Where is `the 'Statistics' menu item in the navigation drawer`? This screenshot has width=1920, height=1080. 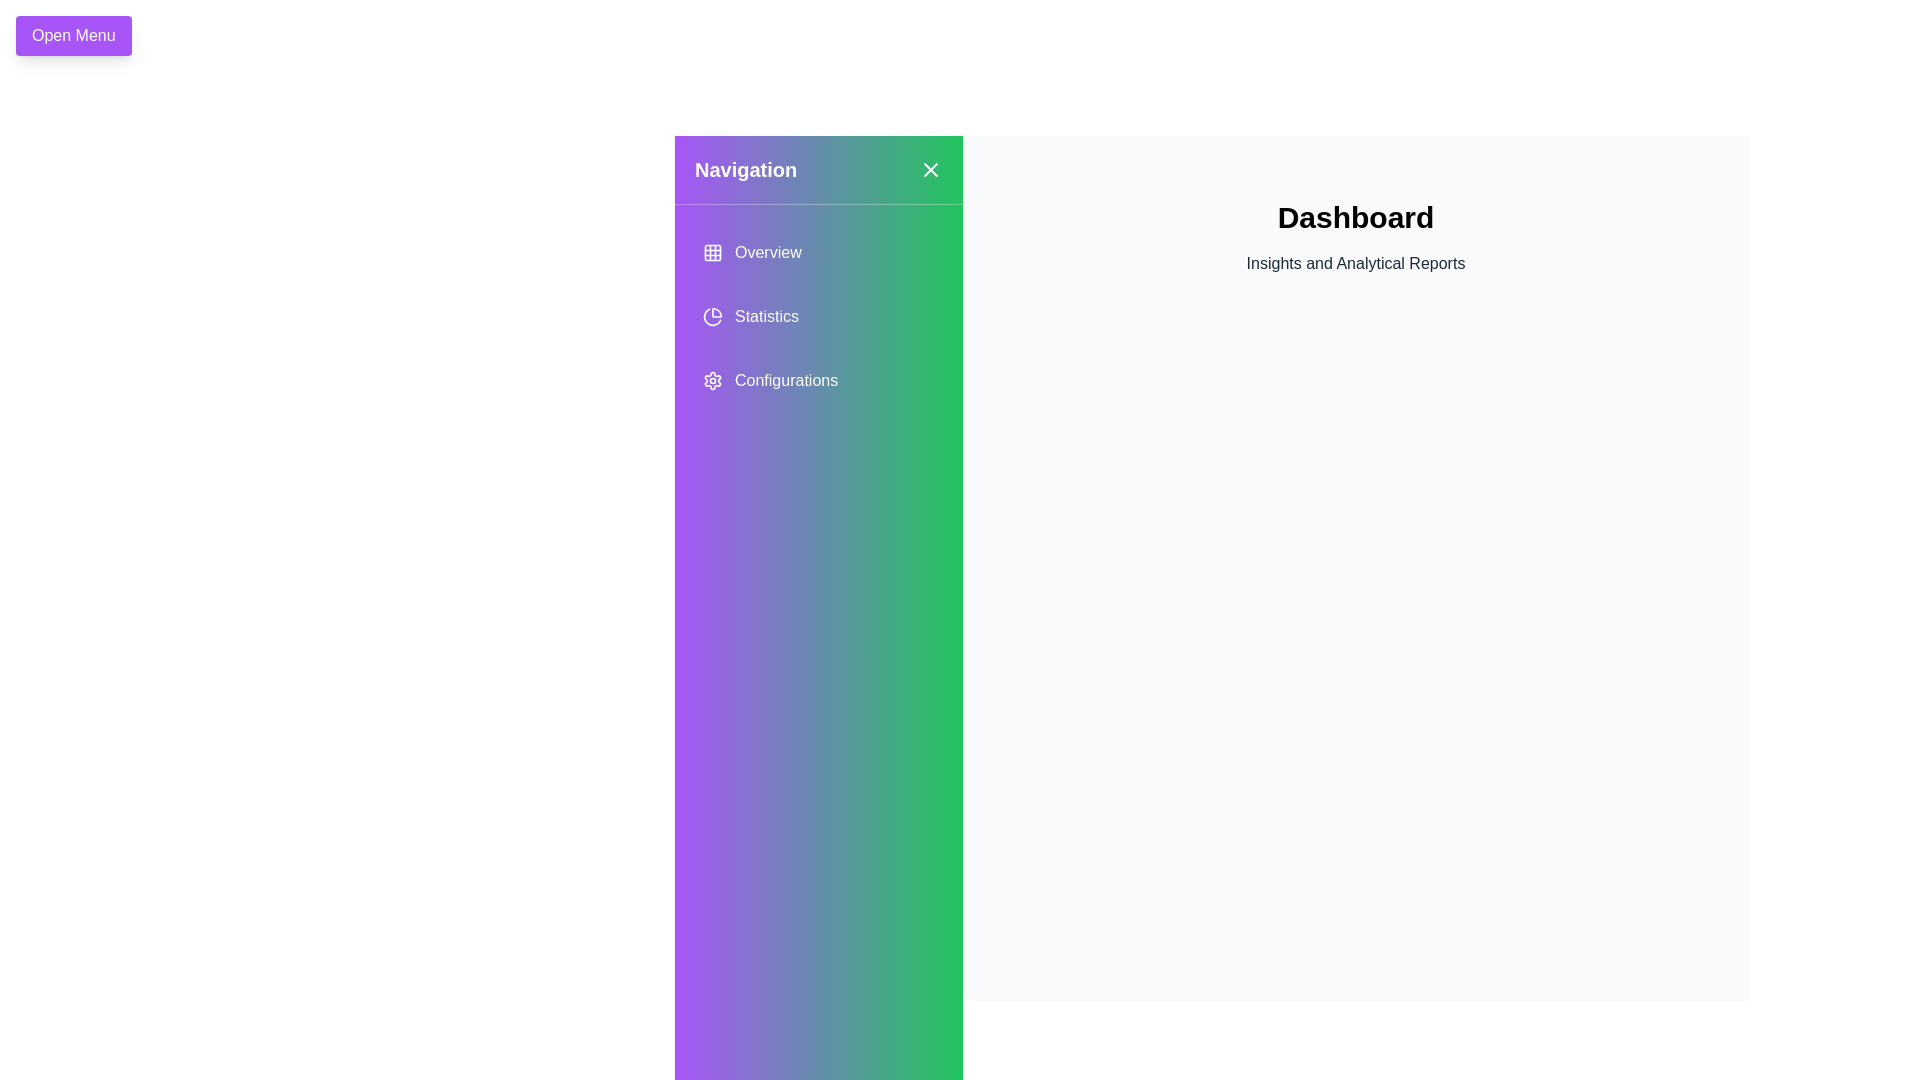
the 'Statistics' menu item in the navigation drawer is located at coordinates (819, 315).